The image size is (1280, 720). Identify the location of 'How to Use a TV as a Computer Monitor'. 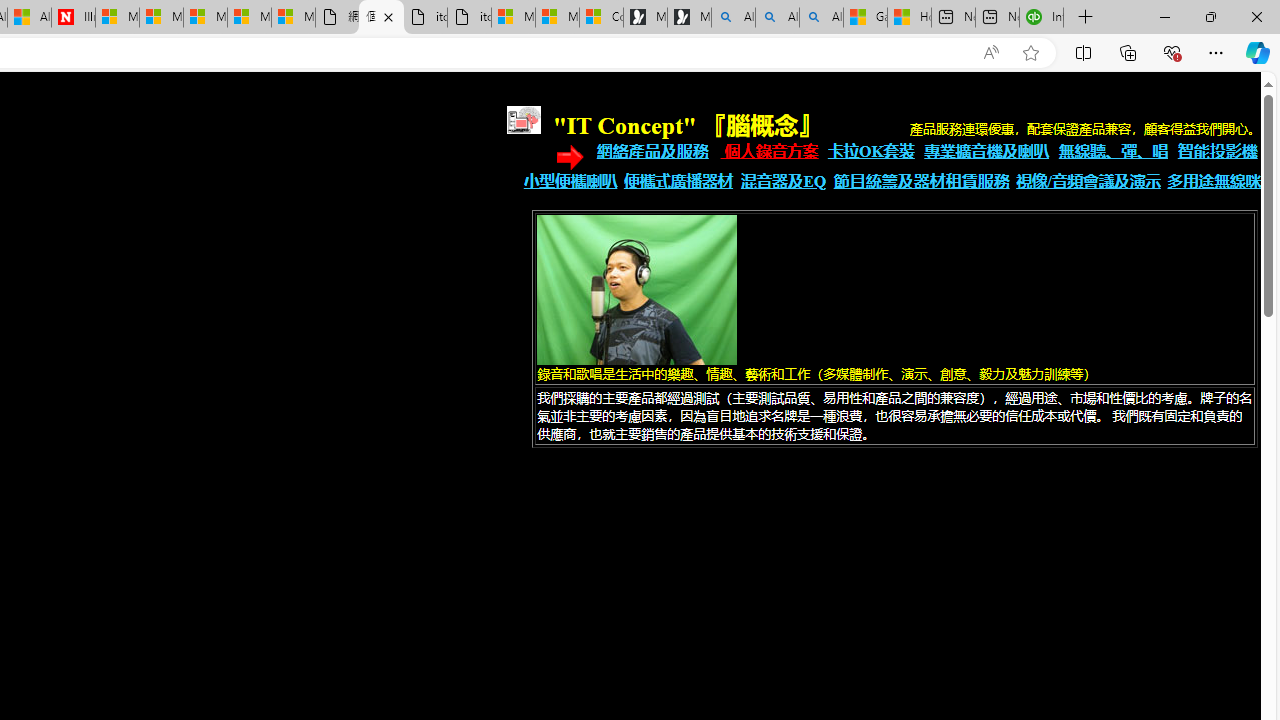
(908, 17).